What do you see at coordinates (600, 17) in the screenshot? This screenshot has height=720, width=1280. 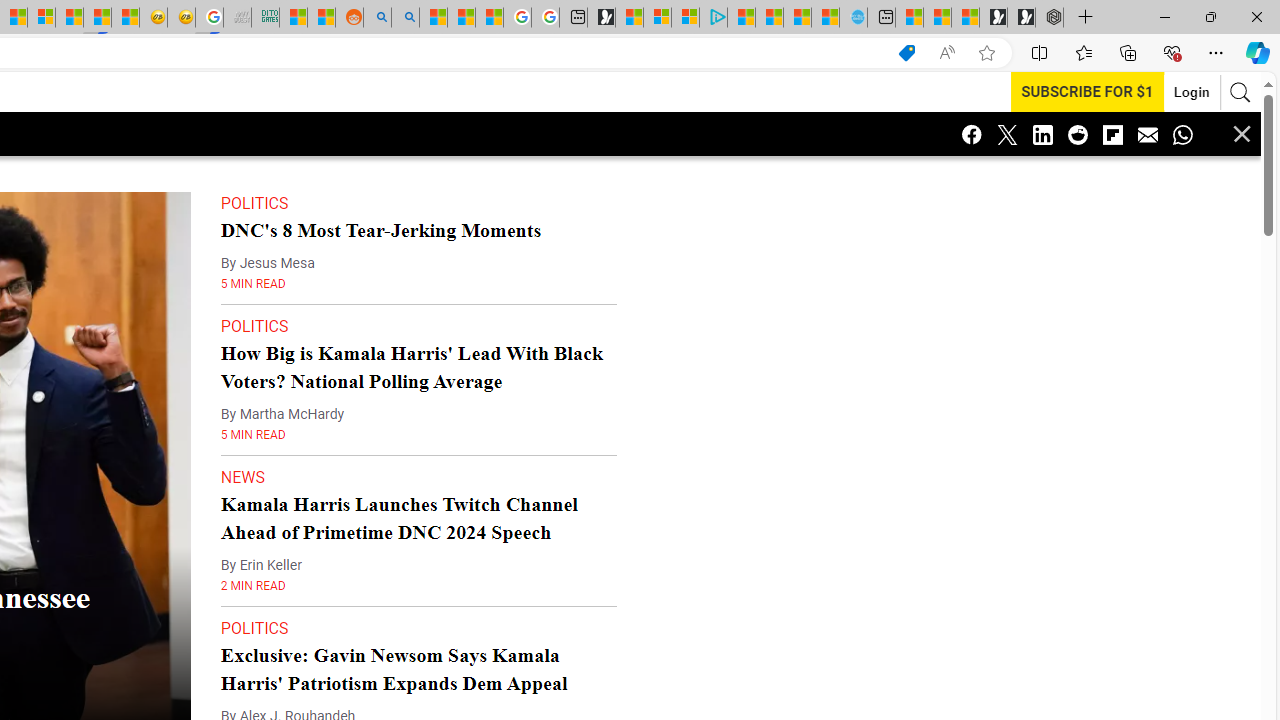 I see `'Microsoft Start Gaming'` at bounding box center [600, 17].